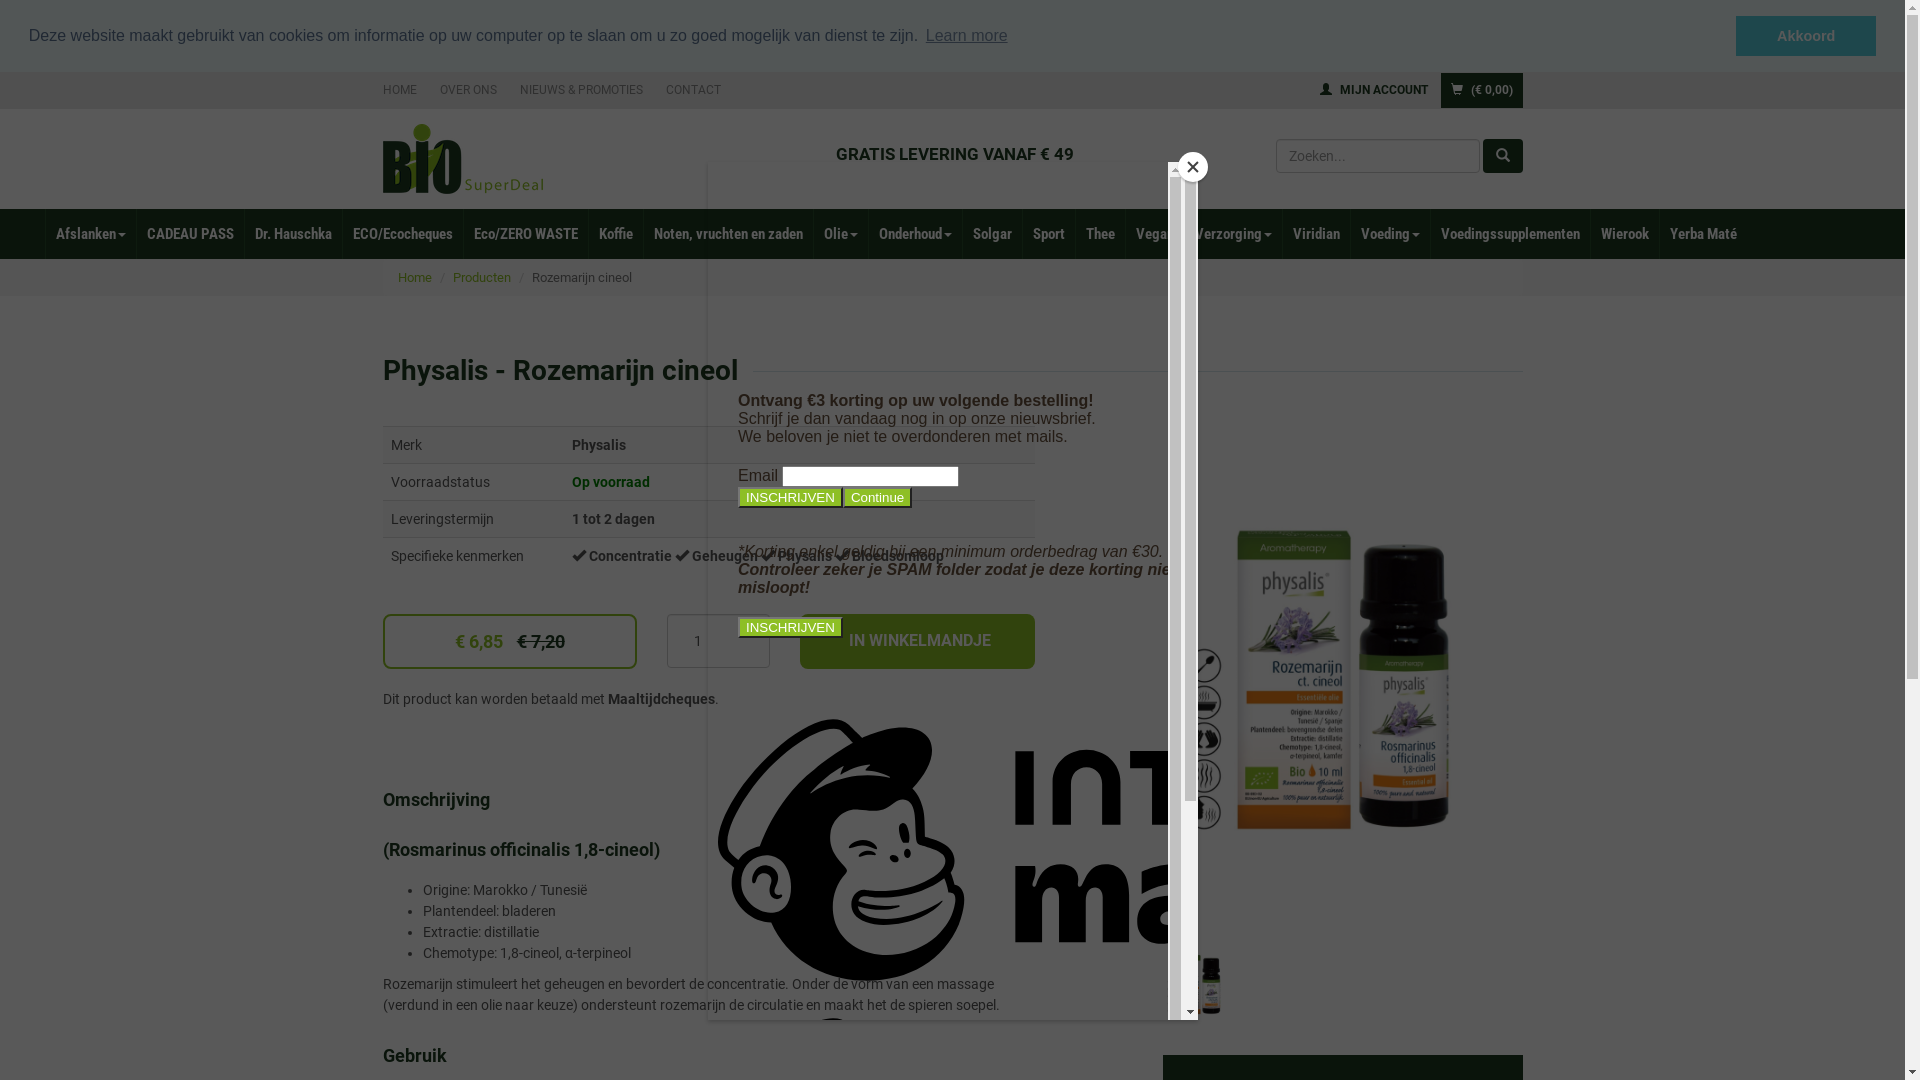  What do you see at coordinates (190, 231) in the screenshot?
I see `'CADEAU PASS'` at bounding box center [190, 231].